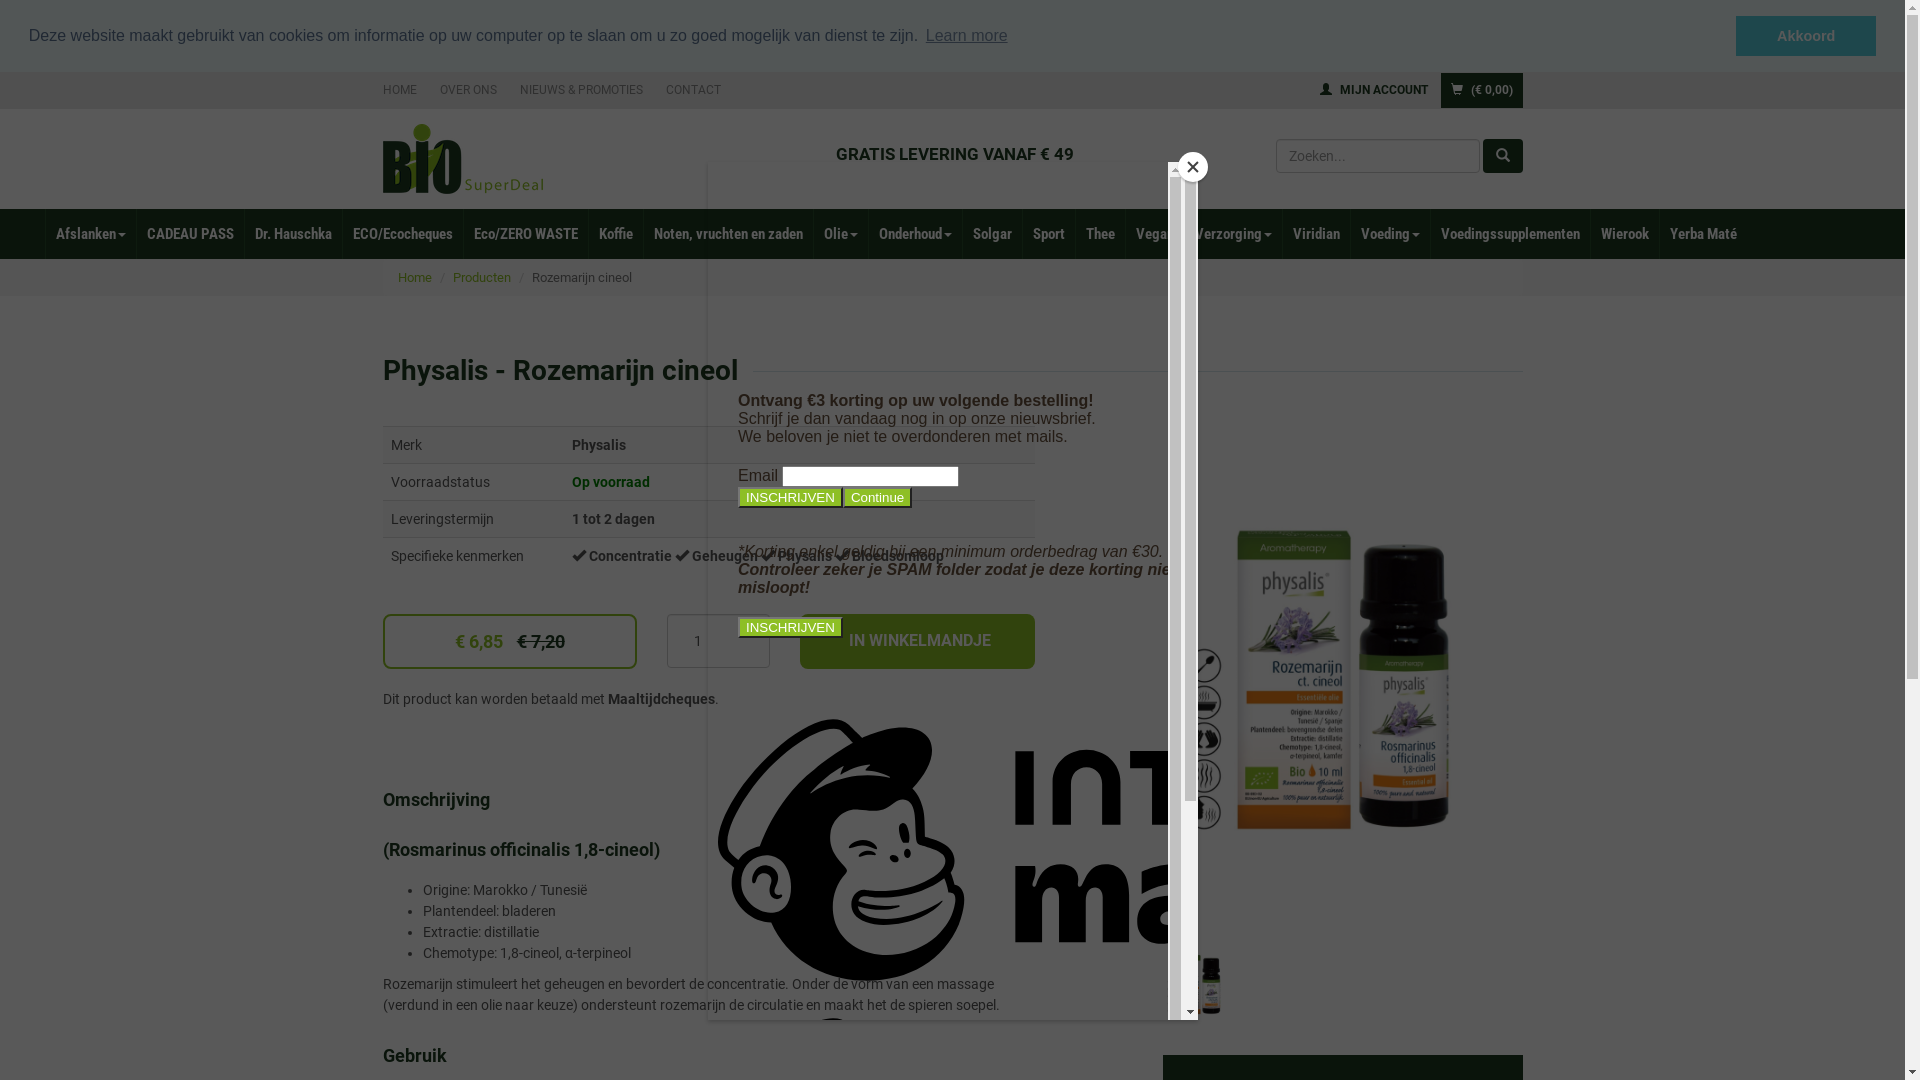  What do you see at coordinates (190, 231) in the screenshot?
I see `'CADEAU PASS'` at bounding box center [190, 231].